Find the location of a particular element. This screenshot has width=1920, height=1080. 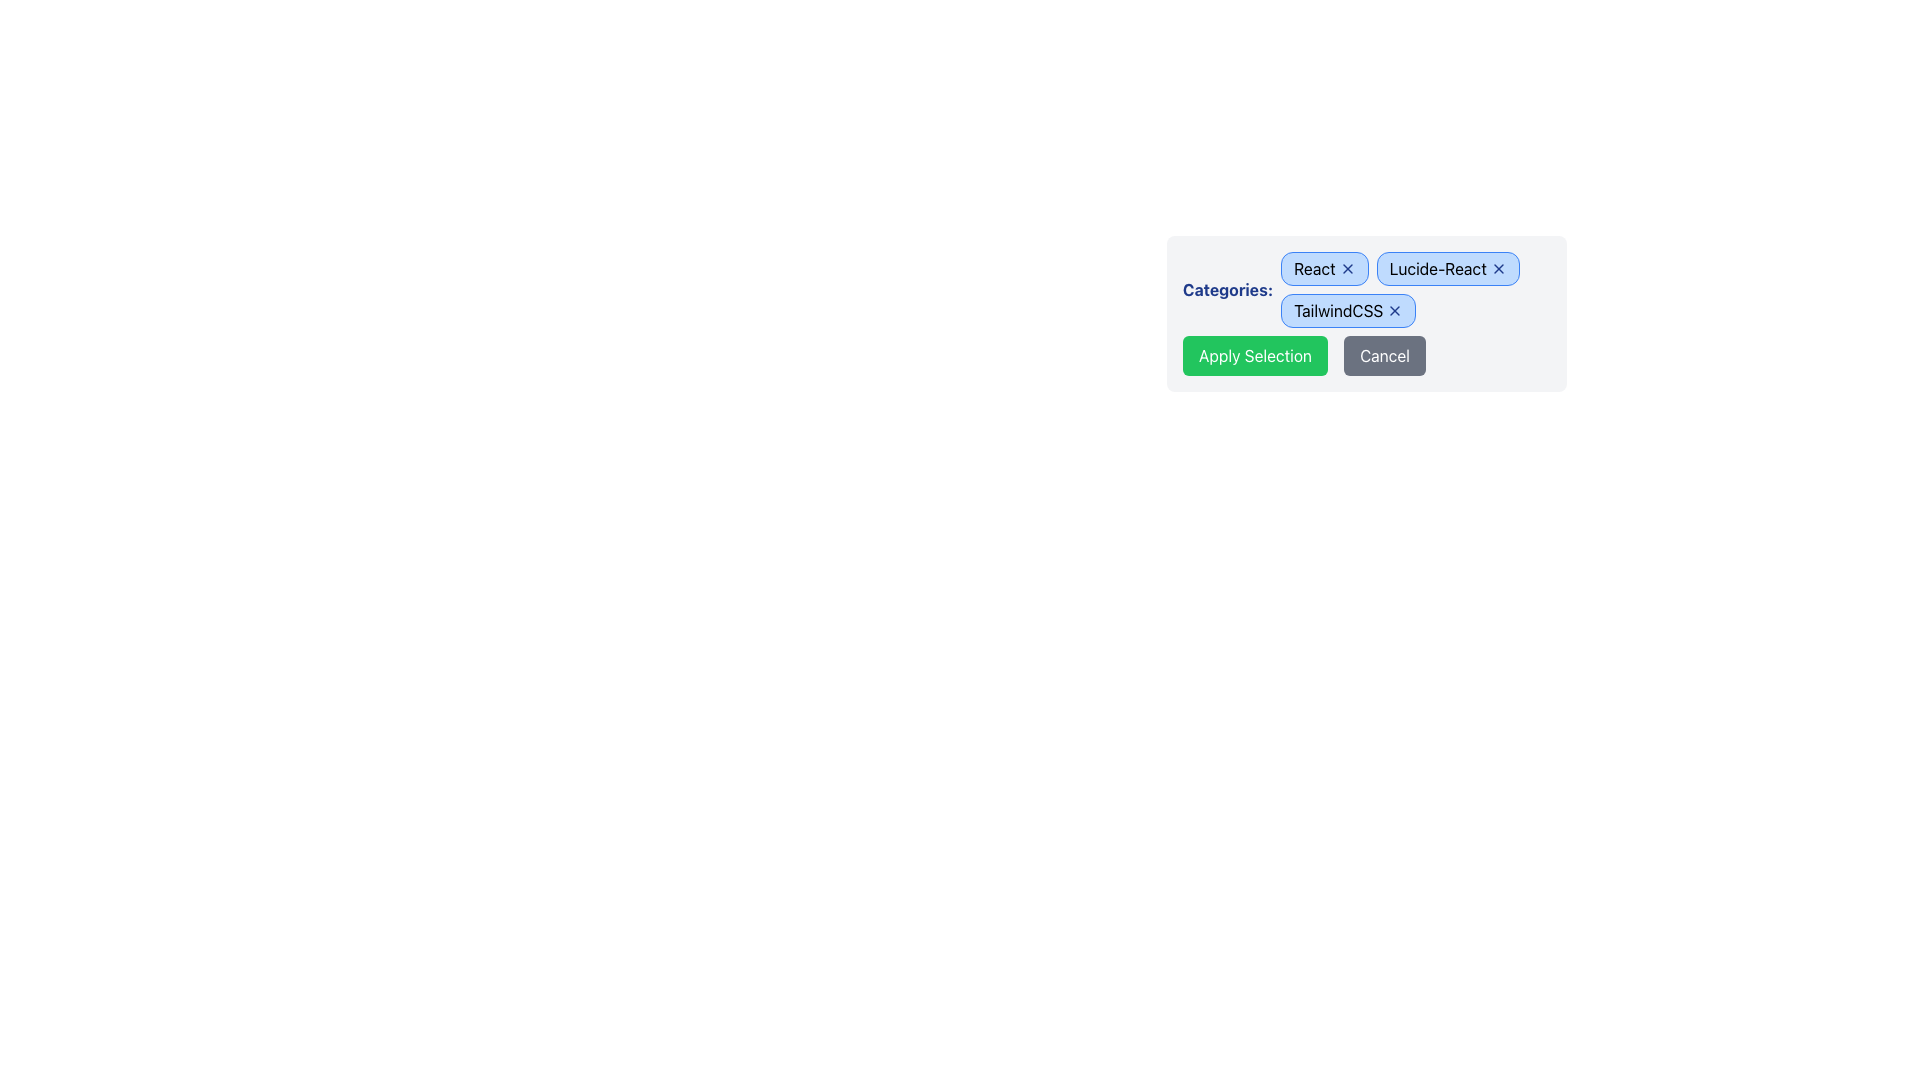

the cancel button located to the right of the 'Apply Selection' button in the 'Categories' section is located at coordinates (1383, 354).